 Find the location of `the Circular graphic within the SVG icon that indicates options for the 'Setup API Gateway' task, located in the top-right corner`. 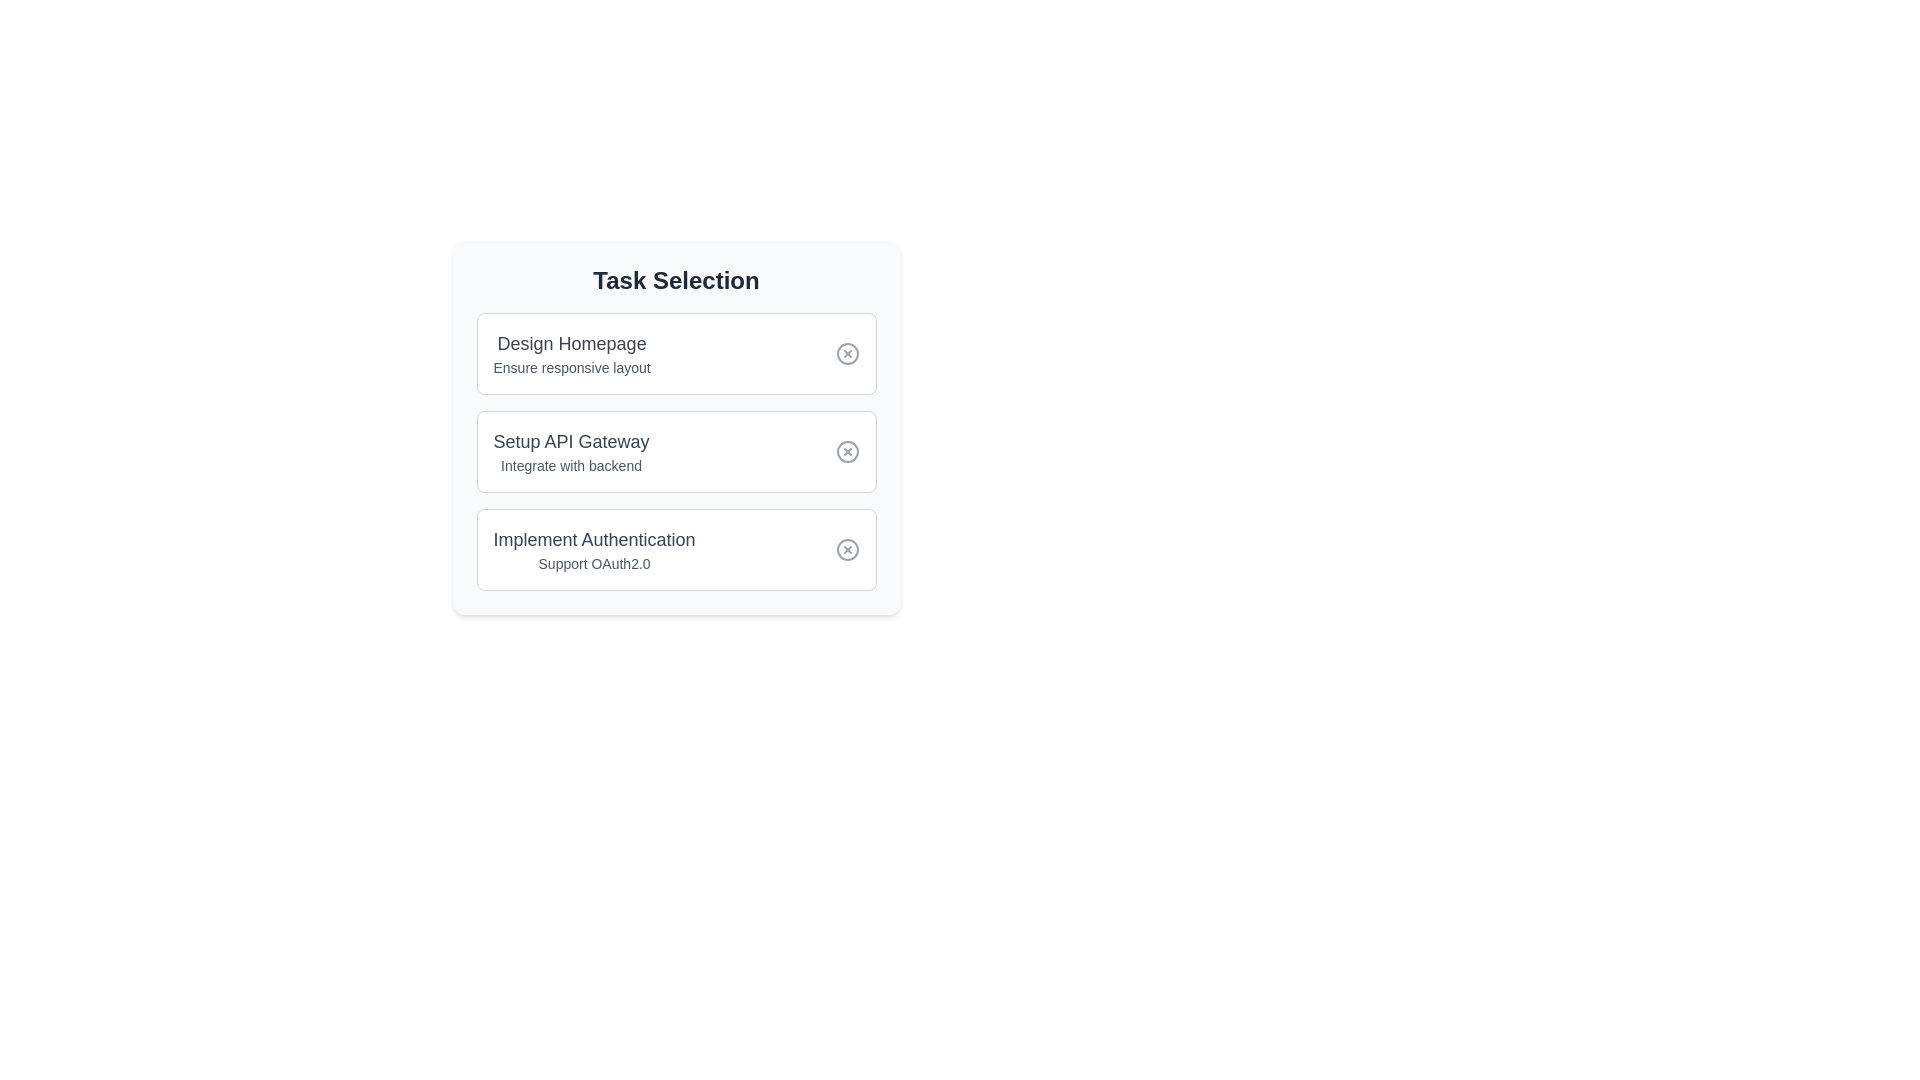

the Circular graphic within the SVG icon that indicates options for the 'Setup API Gateway' task, located in the top-right corner is located at coordinates (847, 451).